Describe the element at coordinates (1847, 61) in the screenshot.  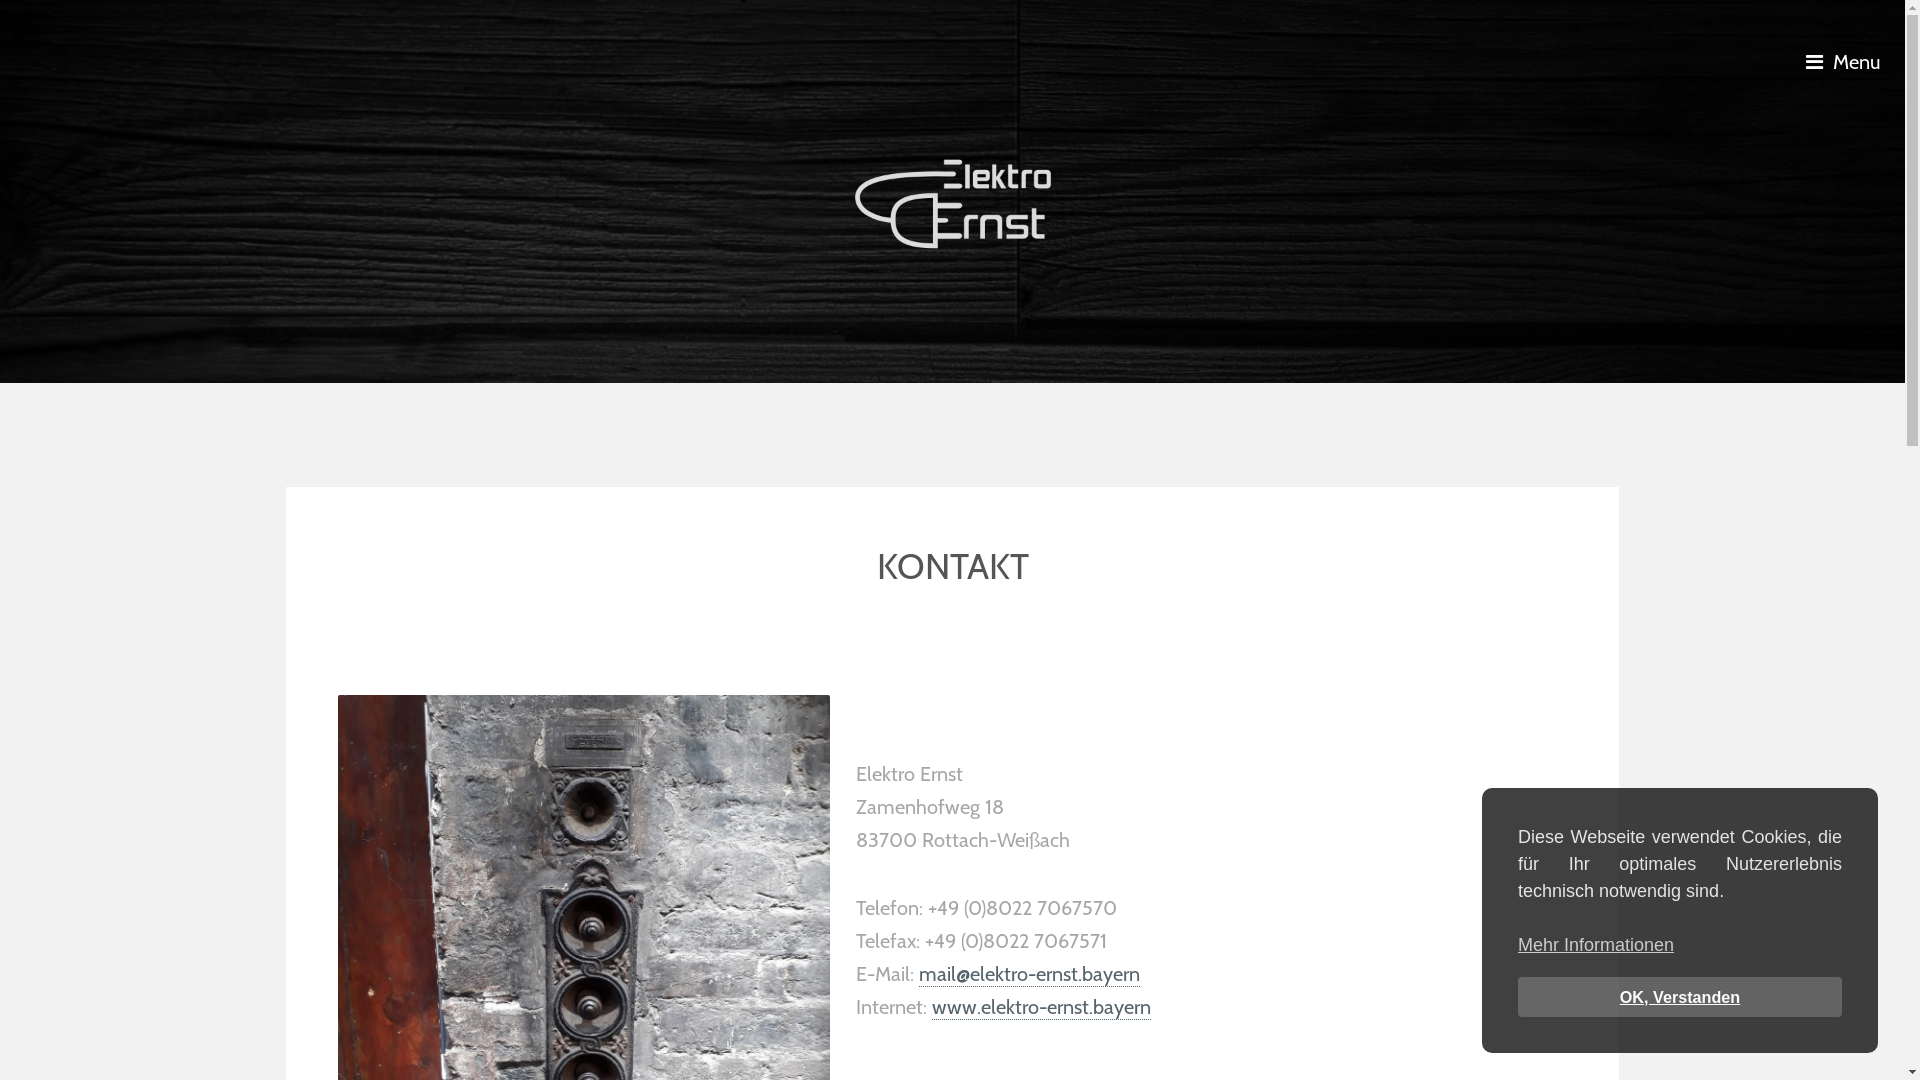
I see `'Menu'` at that location.